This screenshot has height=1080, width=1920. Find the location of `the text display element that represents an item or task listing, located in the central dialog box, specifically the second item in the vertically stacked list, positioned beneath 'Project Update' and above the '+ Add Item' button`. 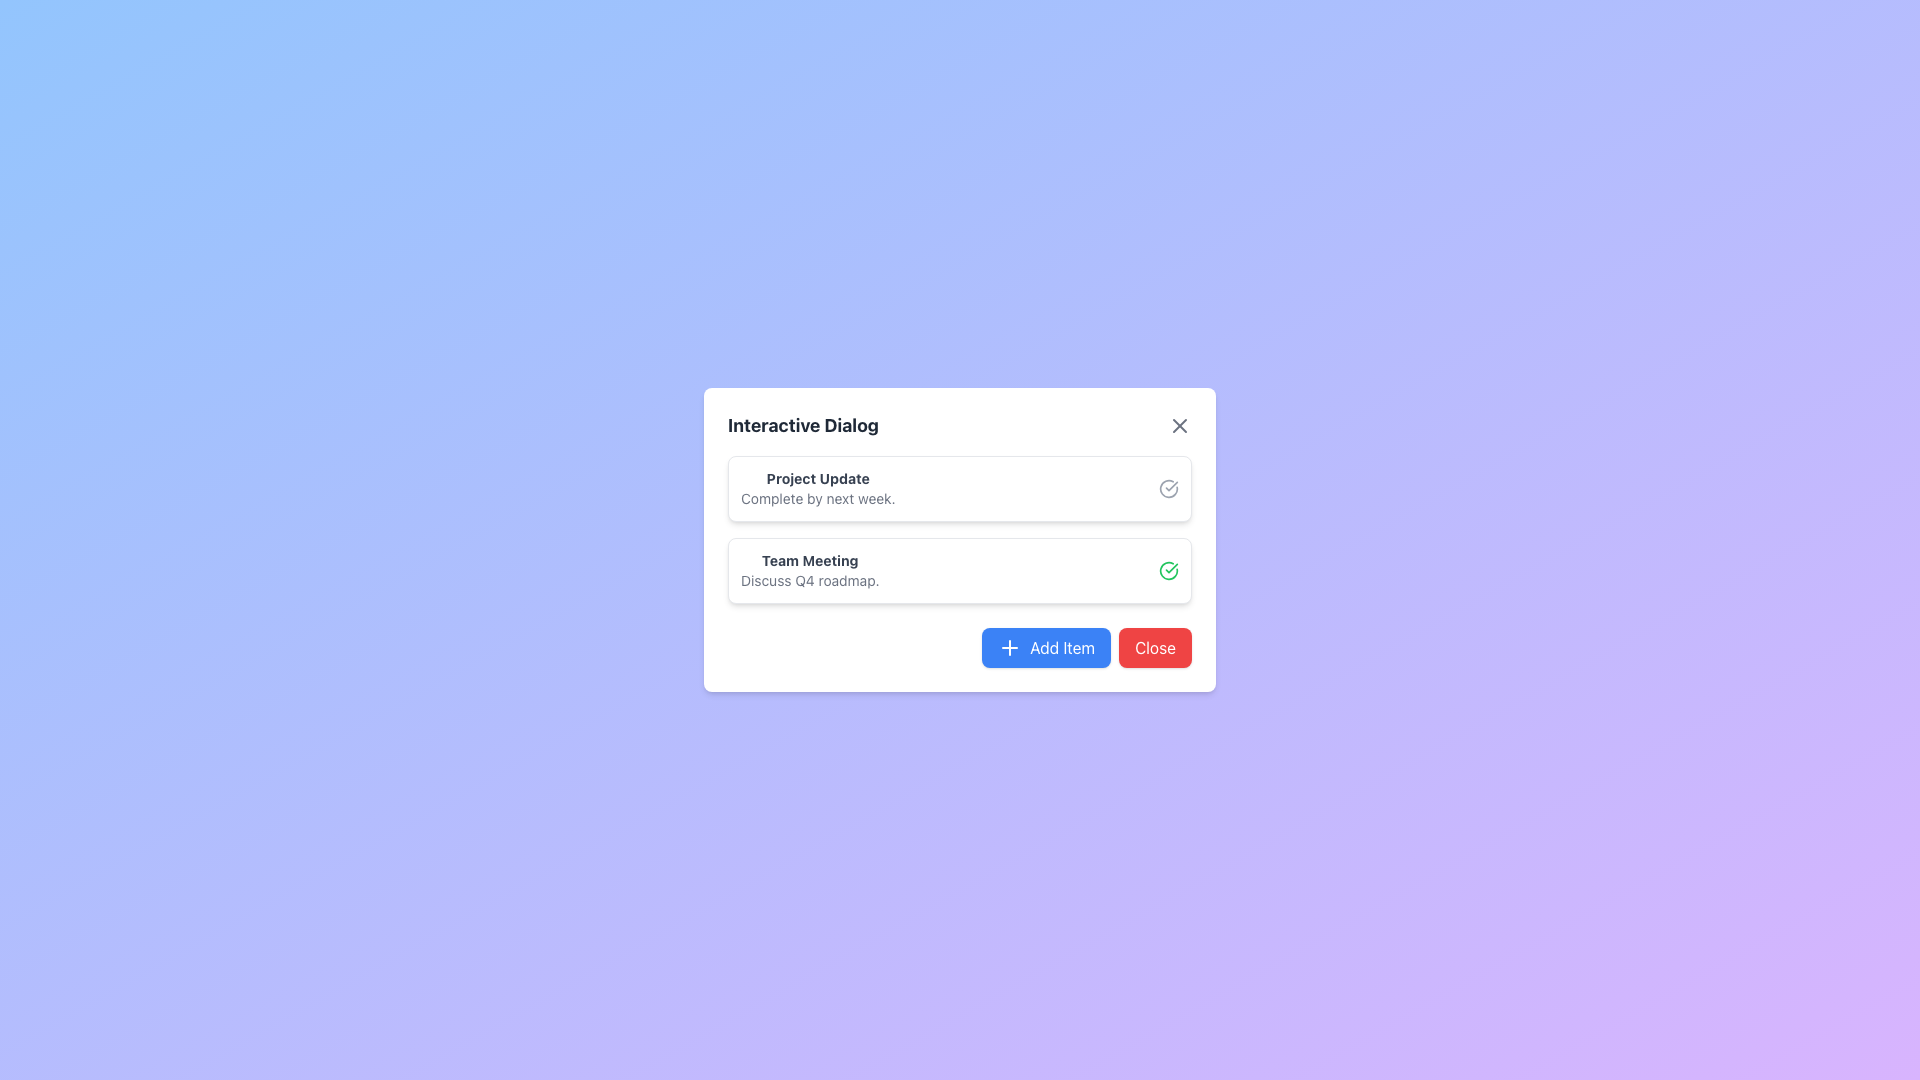

the text display element that represents an item or task listing, located in the central dialog box, specifically the second item in the vertically stacked list, positioned beneath 'Project Update' and above the '+ Add Item' button is located at coordinates (810, 570).